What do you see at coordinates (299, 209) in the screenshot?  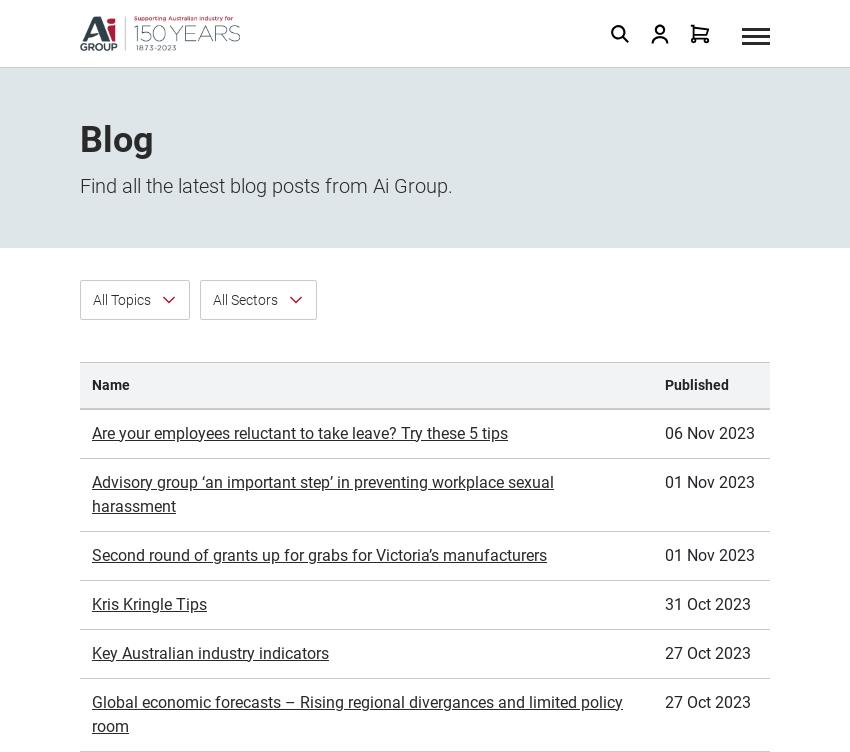 I see `'Are your employees reluctant to take leave? Try these 5 tips'` at bounding box center [299, 209].